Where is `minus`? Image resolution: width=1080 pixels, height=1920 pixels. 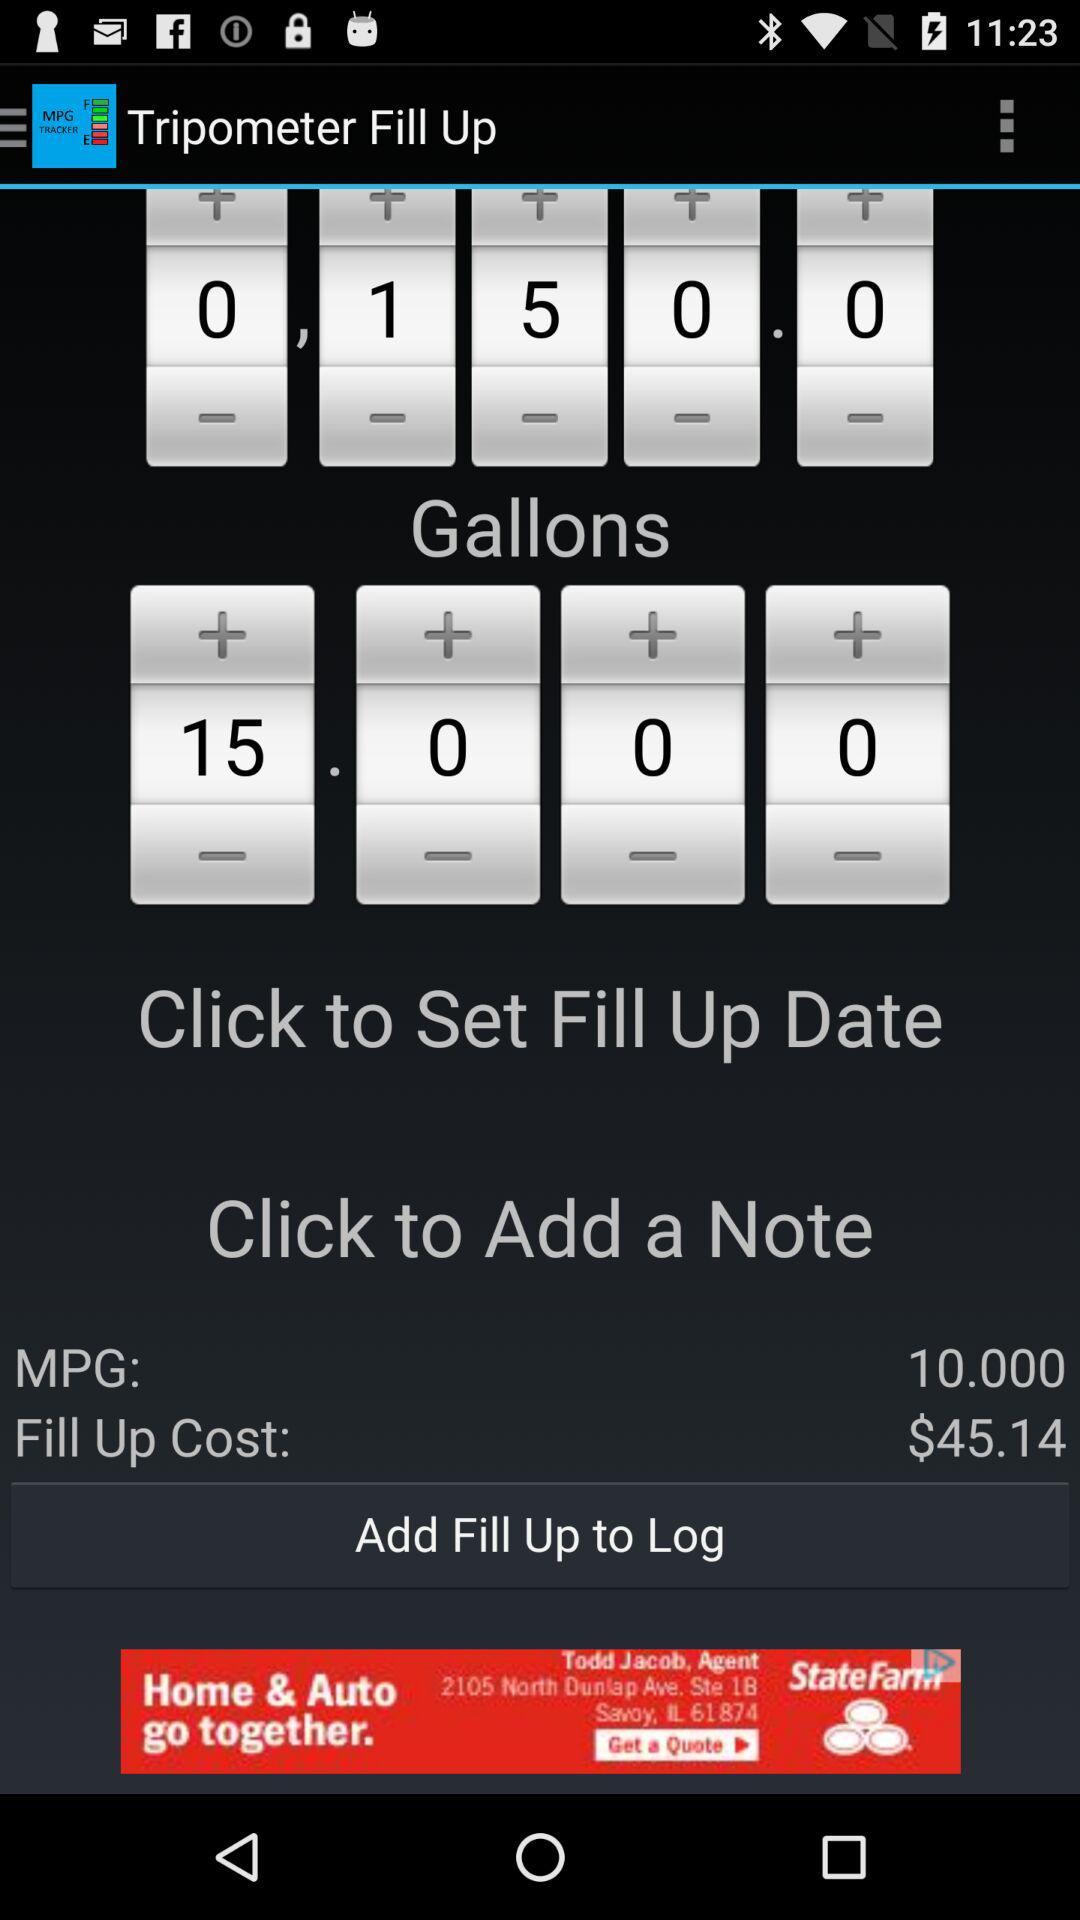 minus is located at coordinates (216, 419).